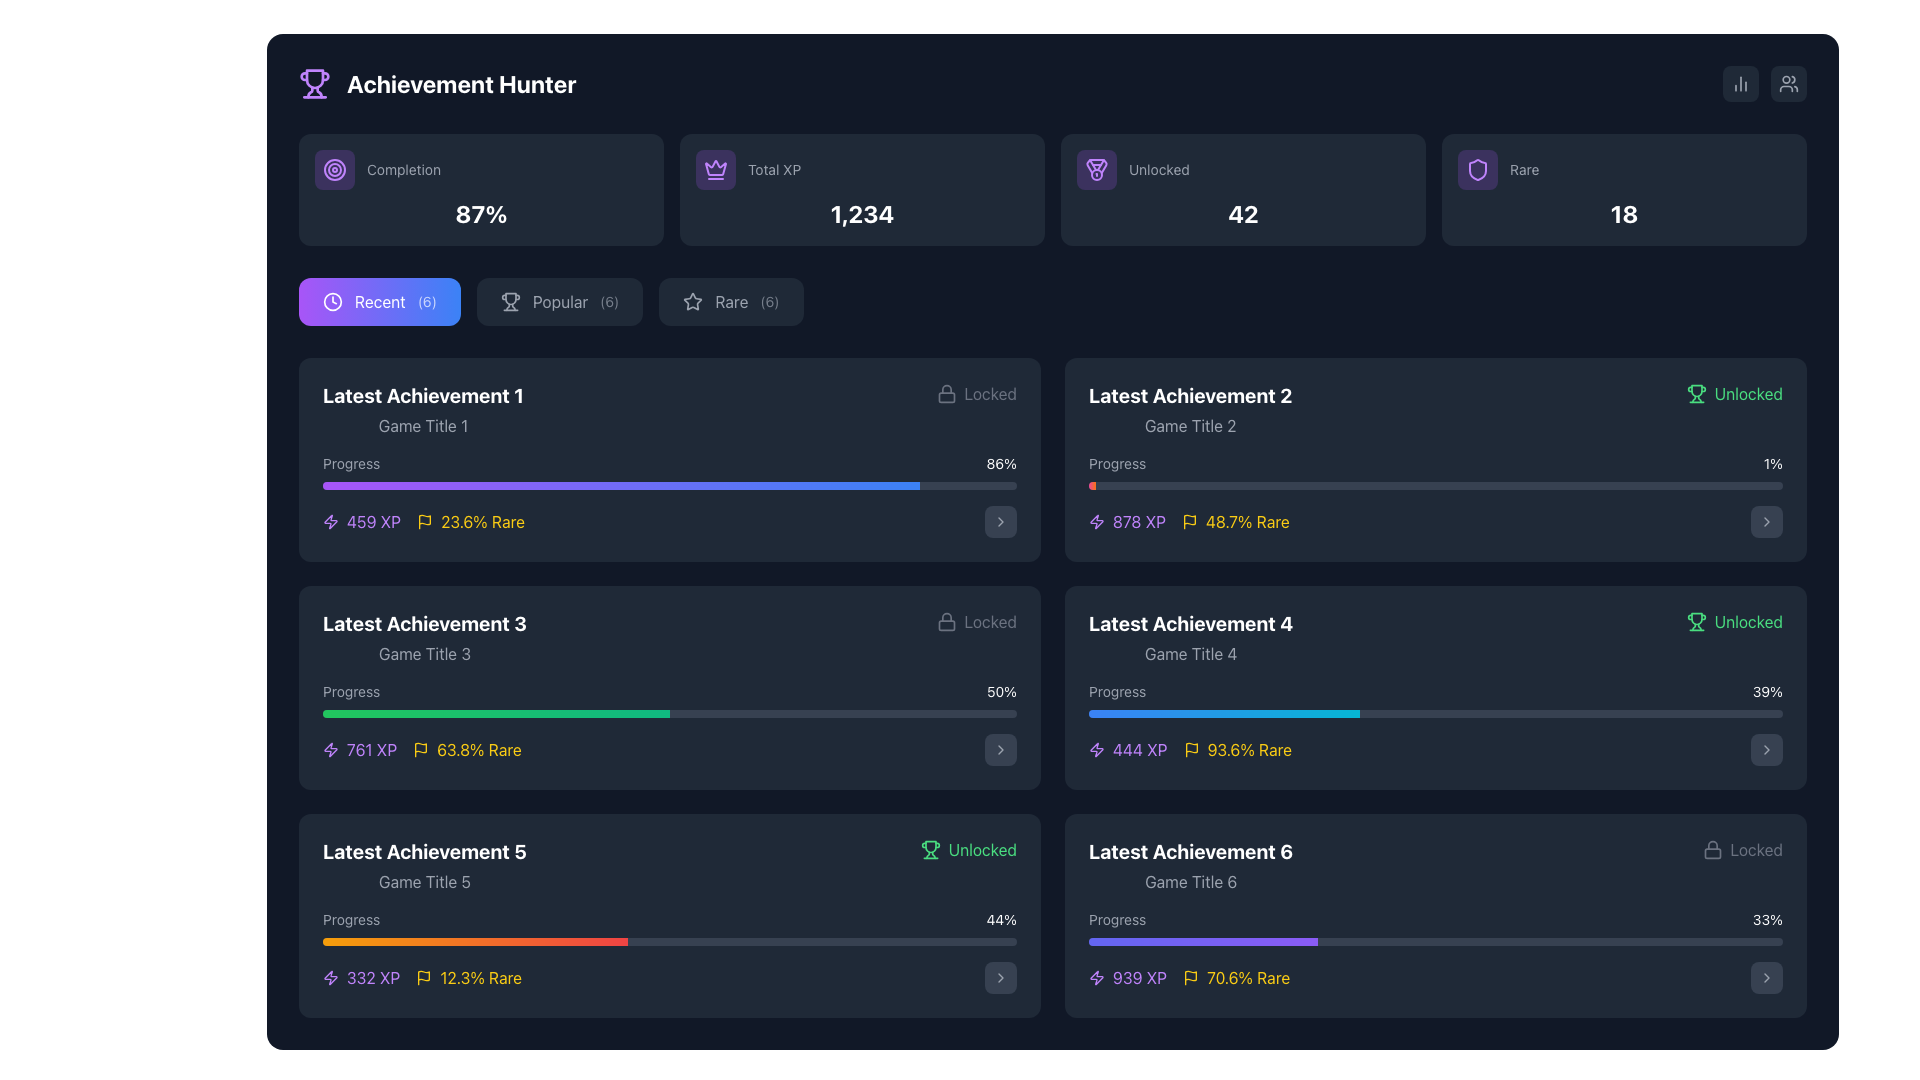 This screenshot has width=1920, height=1080. Describe the element at coordinates (976, 620) in the screenshot. I see `the informational label with an icon indicating that the achievement is currently locked, located in the third column of the second row within the achievements section, under 'Latest Achievement 3'` at that location.